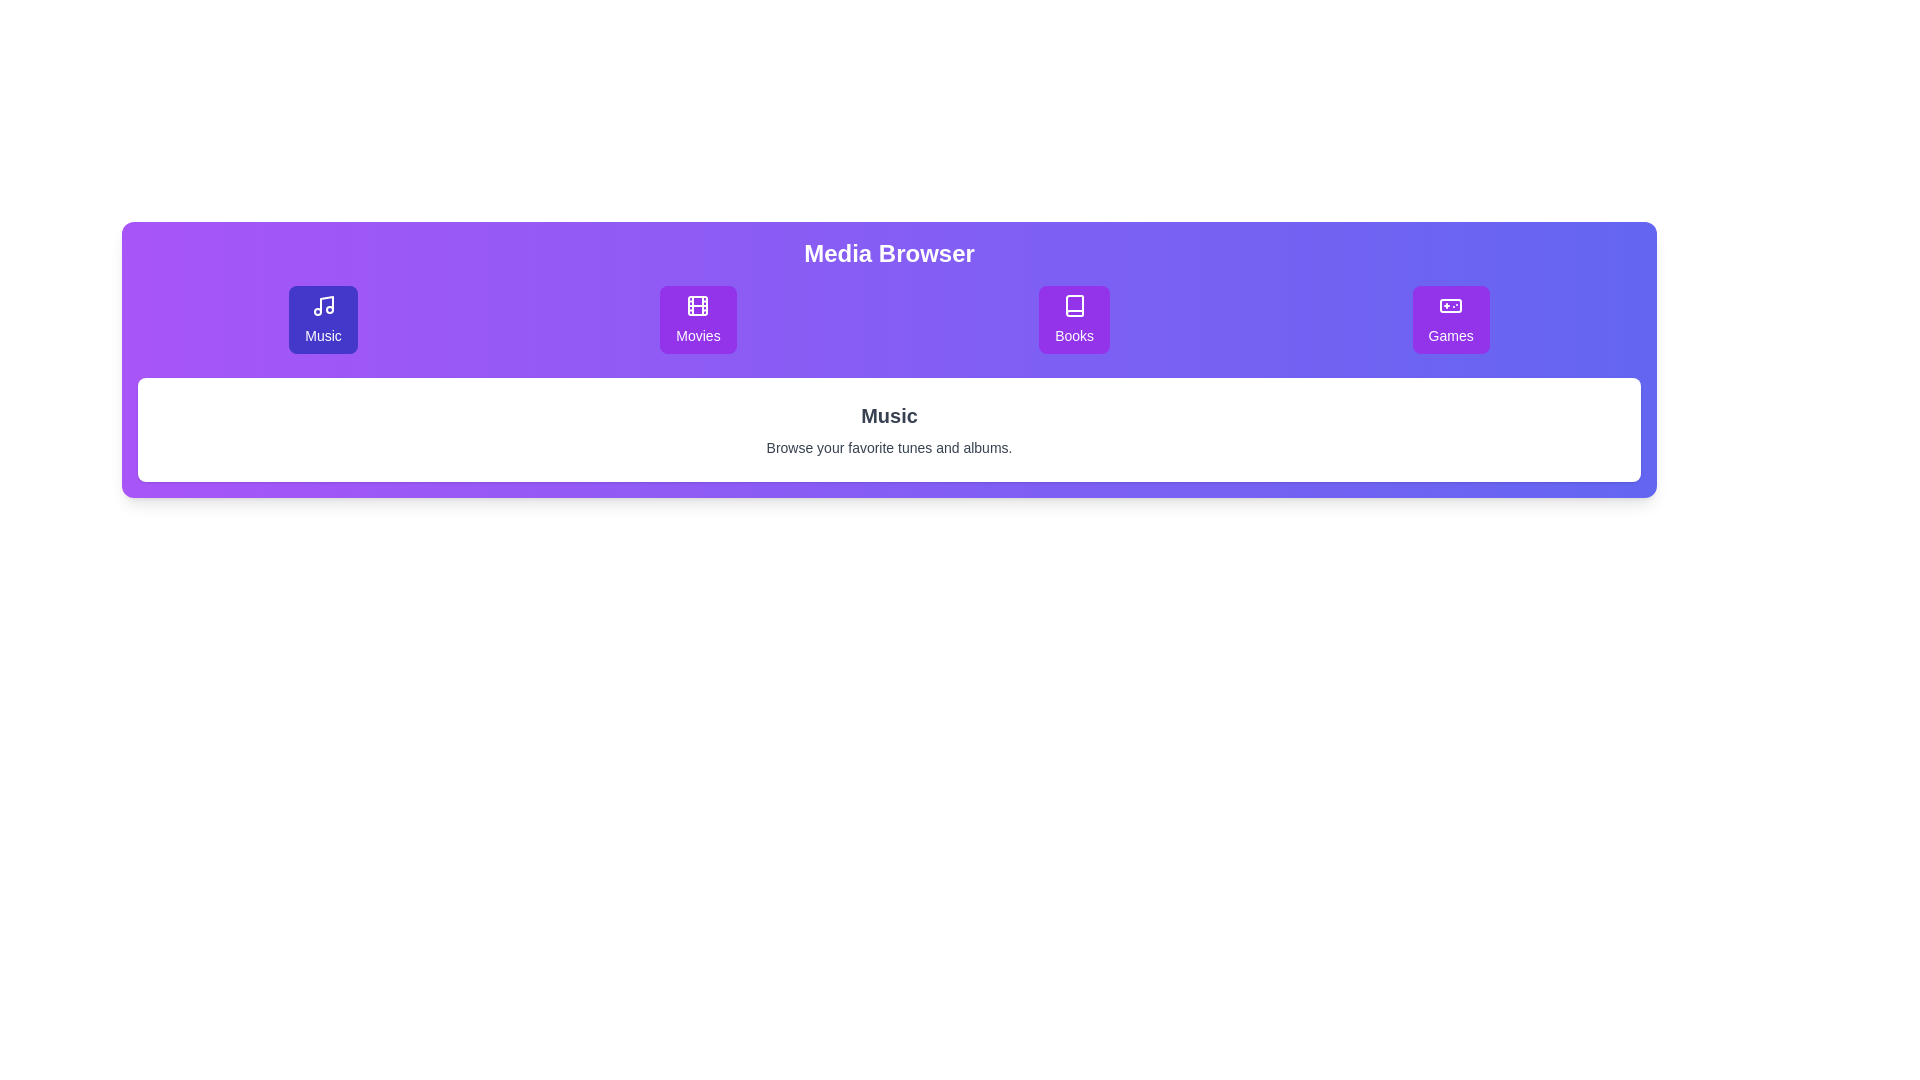 Image resolution: width=1920 pixels, height=1080 pixels. Describe the element at coordinates (1073, 305) in the screenshot. I see `the 'Books' icon in the navigation bar` at that location.